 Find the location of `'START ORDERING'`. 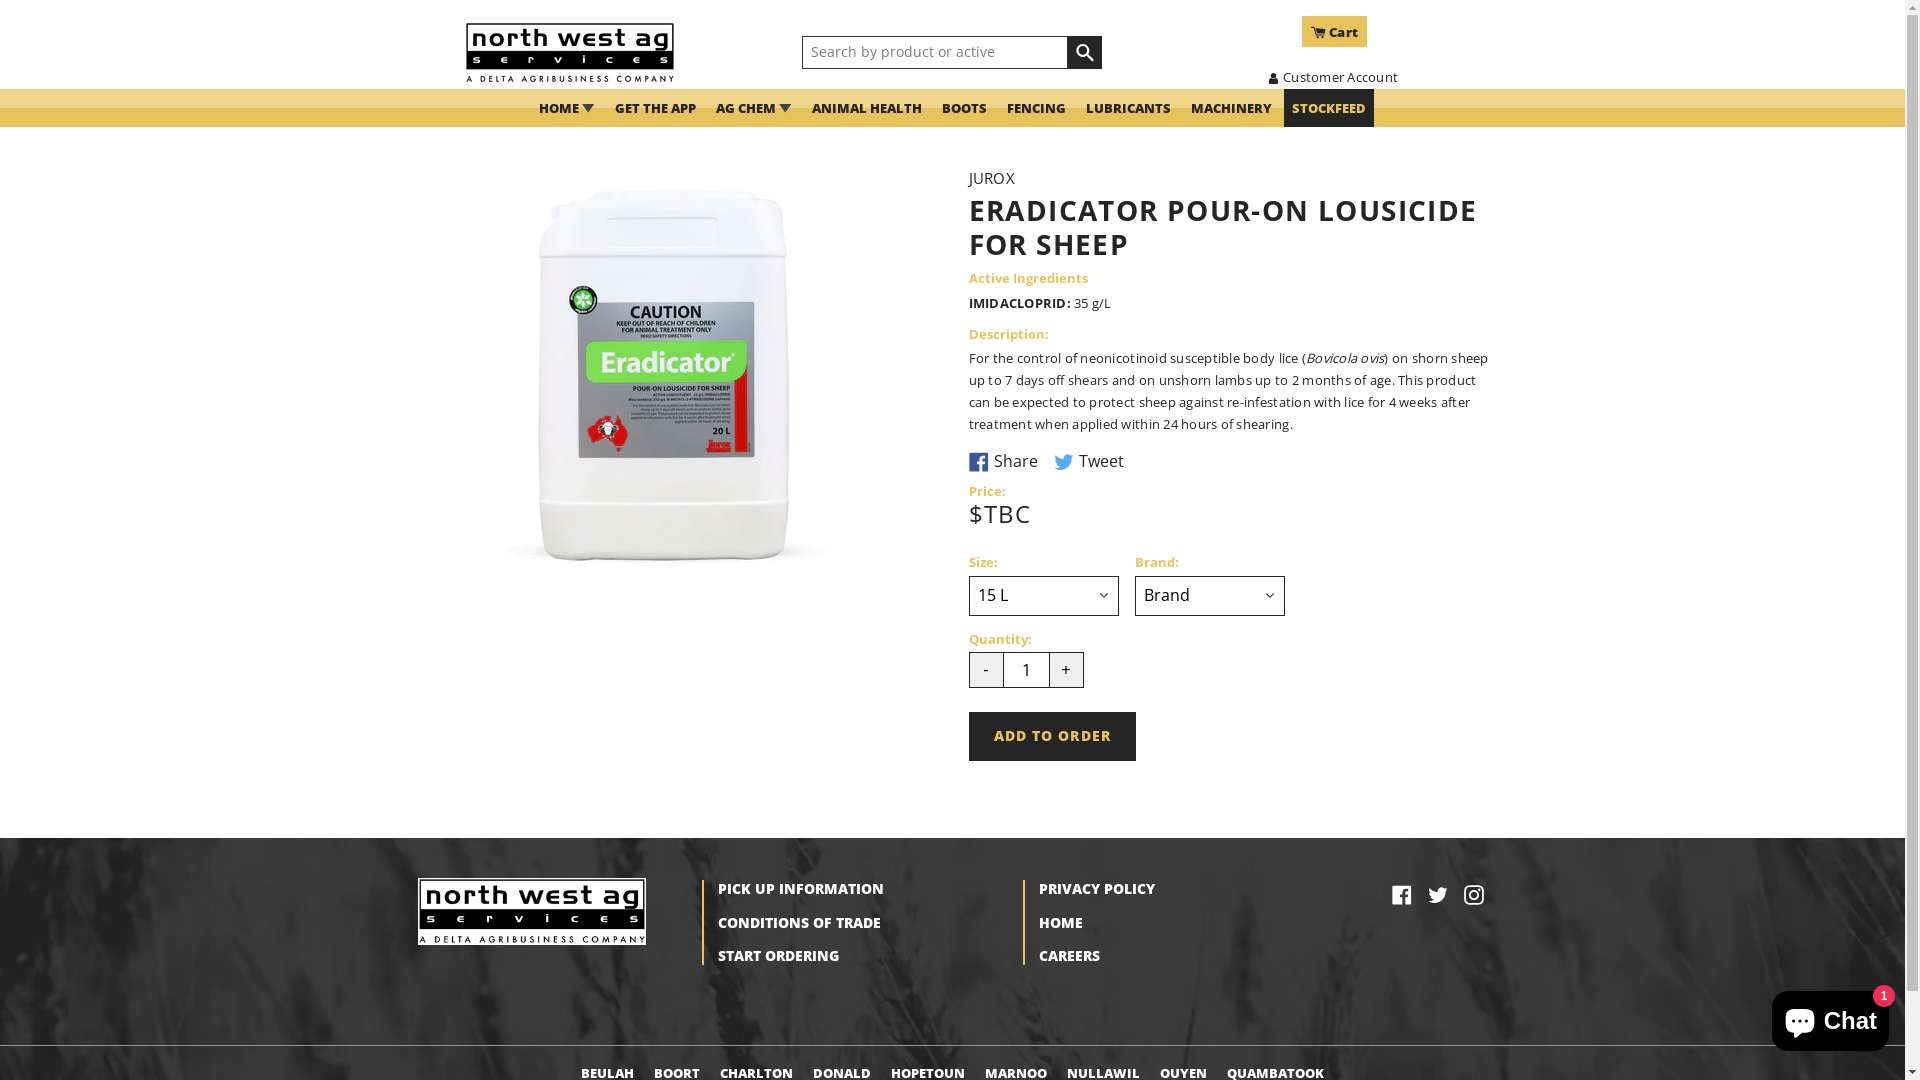

'START ORDERING' is located at coordinates (777, 954).